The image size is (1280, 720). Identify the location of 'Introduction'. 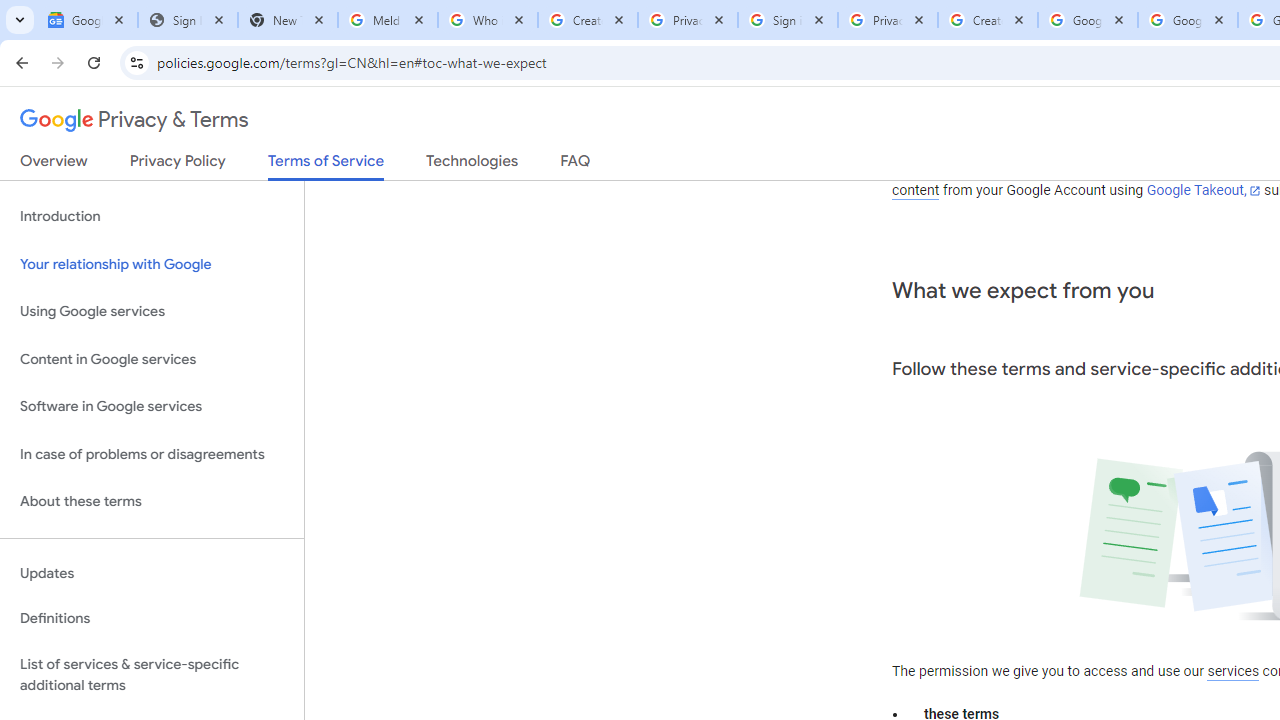
(151, 217).